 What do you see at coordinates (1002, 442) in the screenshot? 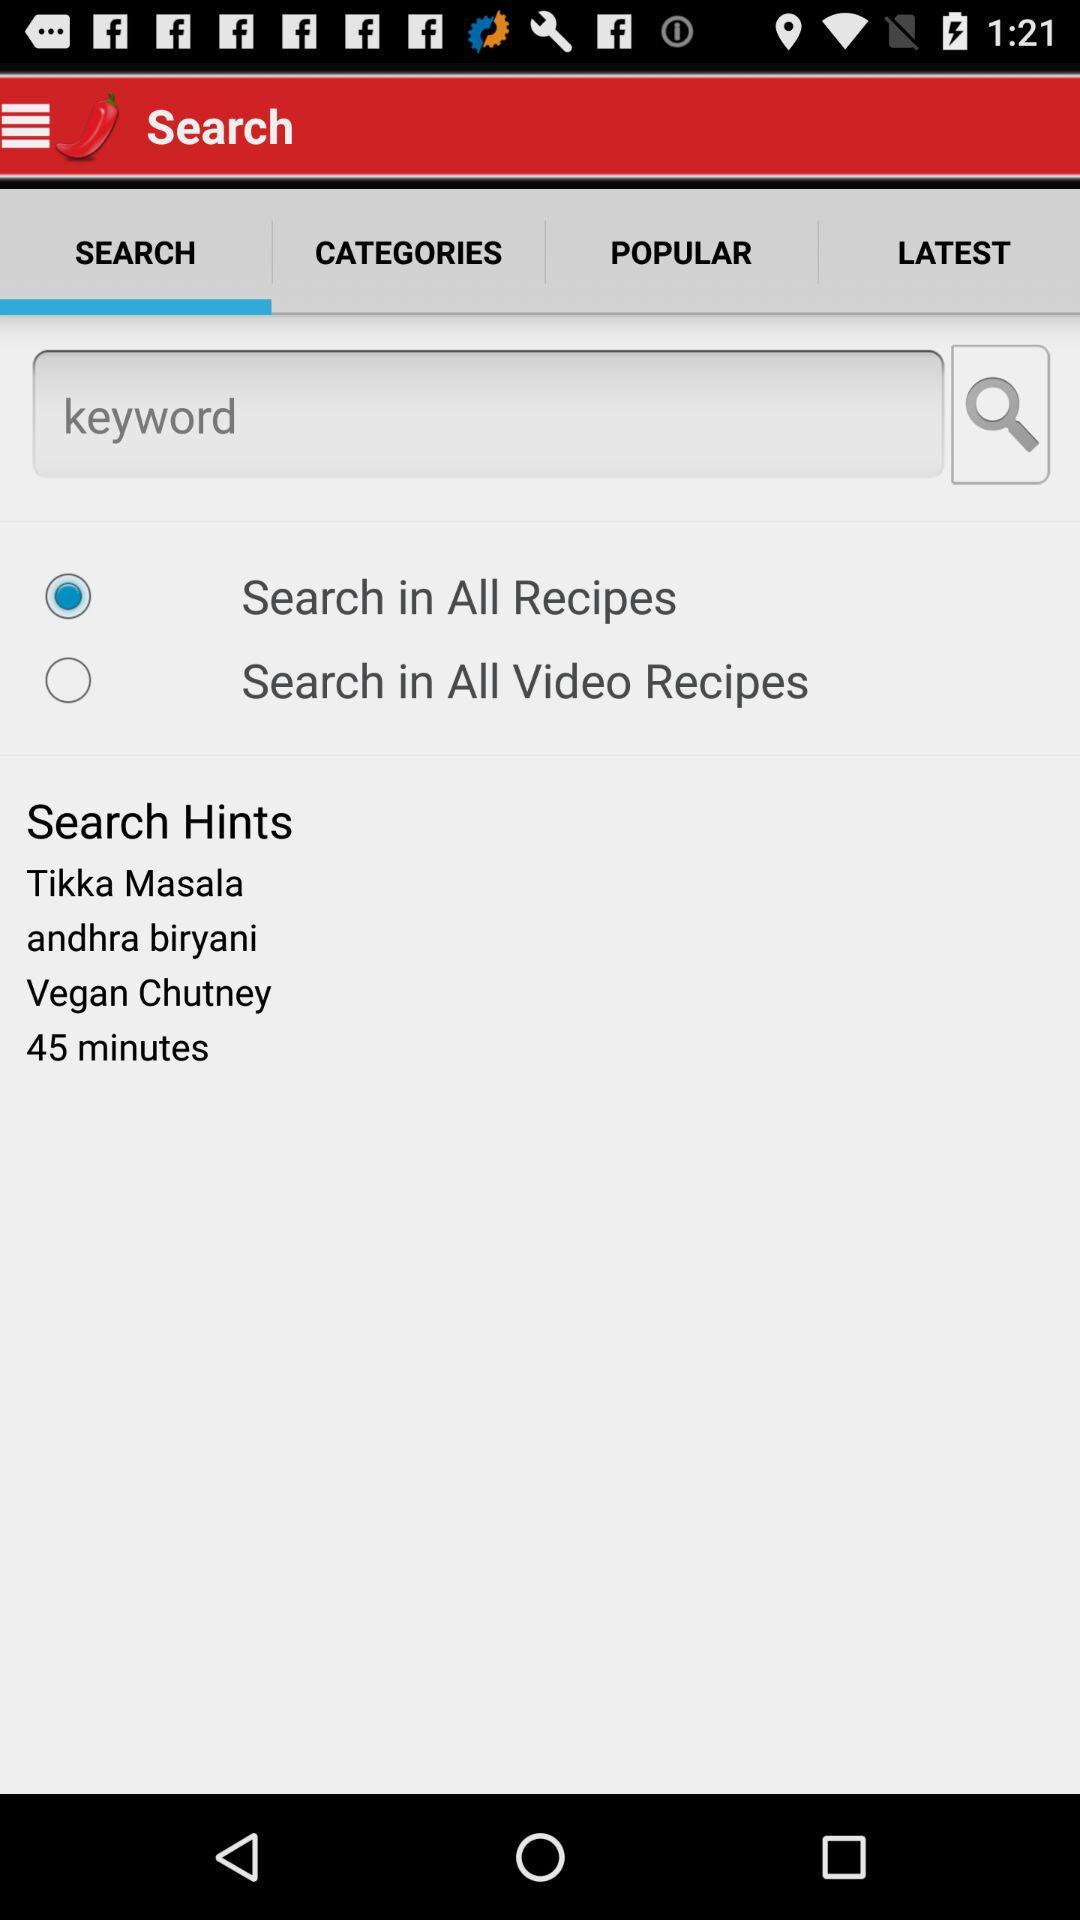
I see `the search icon` at bounding box center [1002, 442].